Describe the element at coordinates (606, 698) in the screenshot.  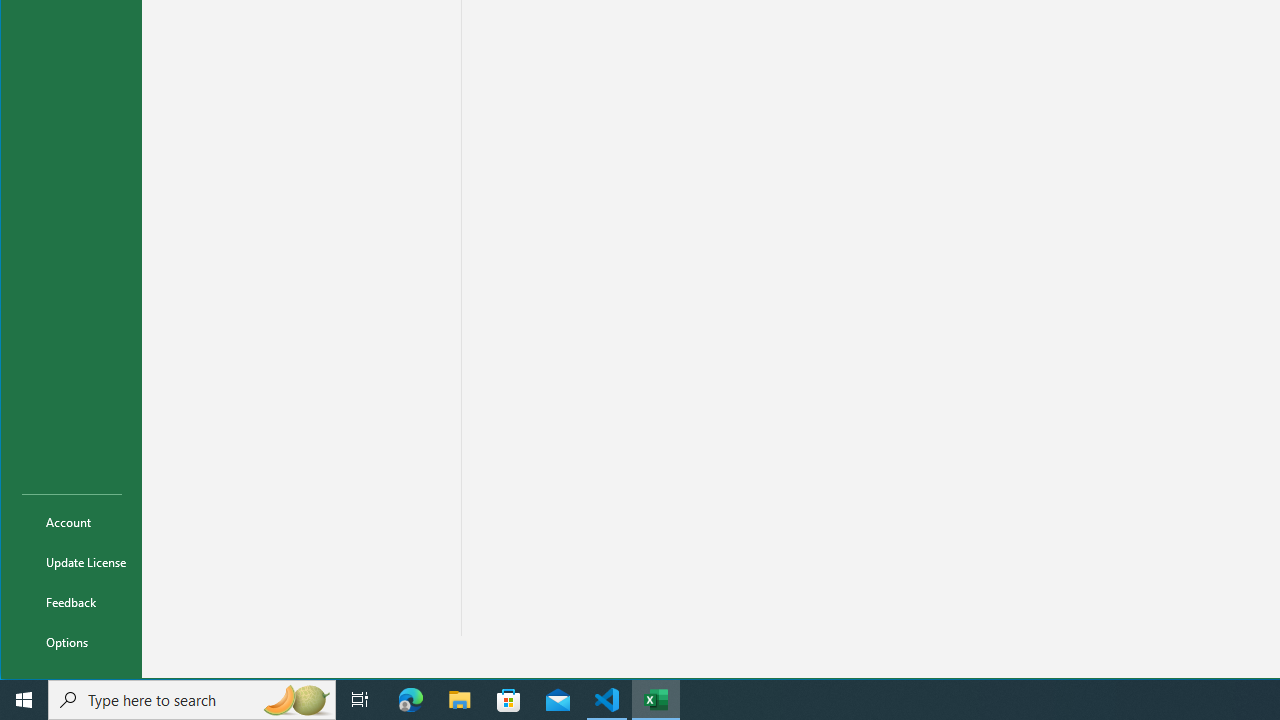
I see `'Visual Studio Code - 1 running window'` at that location.